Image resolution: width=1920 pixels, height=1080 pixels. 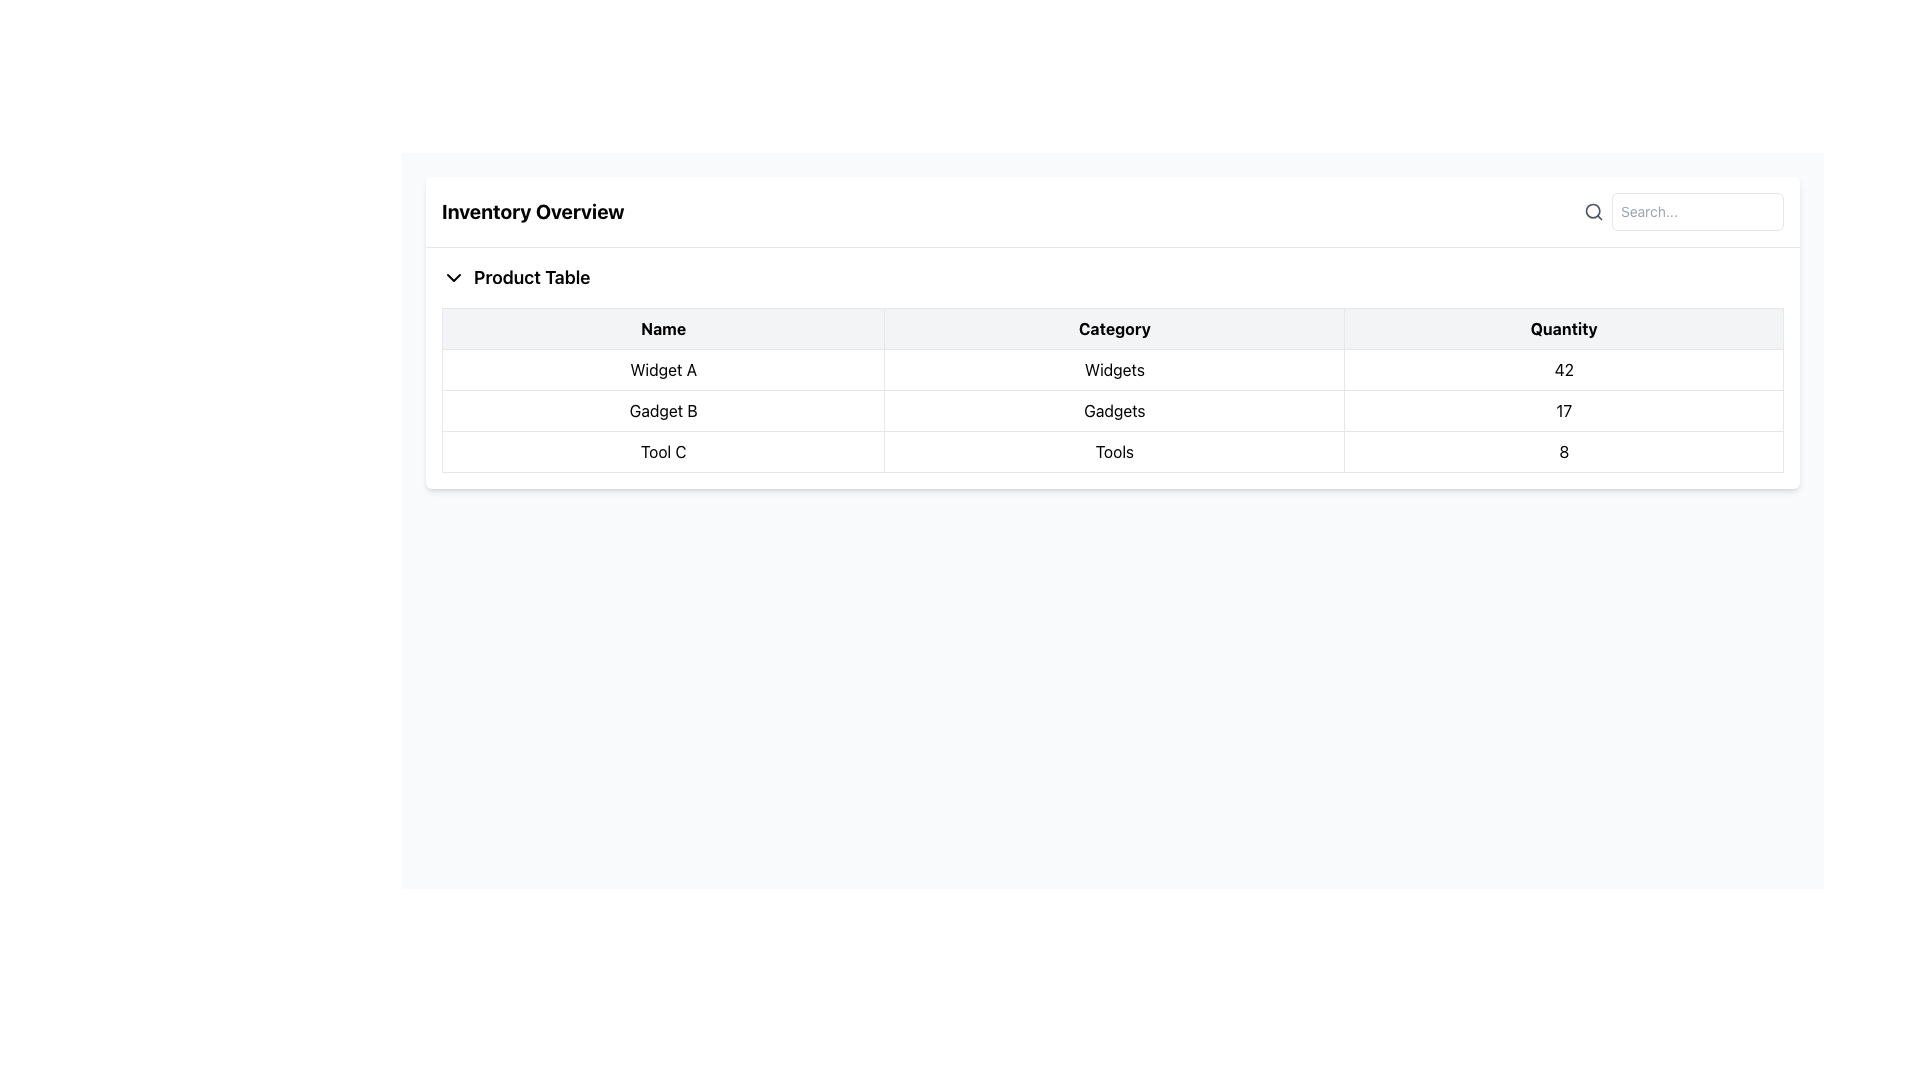 I want to click on text label 'Widget A' located in the first column of a table row, which serves as an identifier for an object or entity, so click(x=663, y=370).